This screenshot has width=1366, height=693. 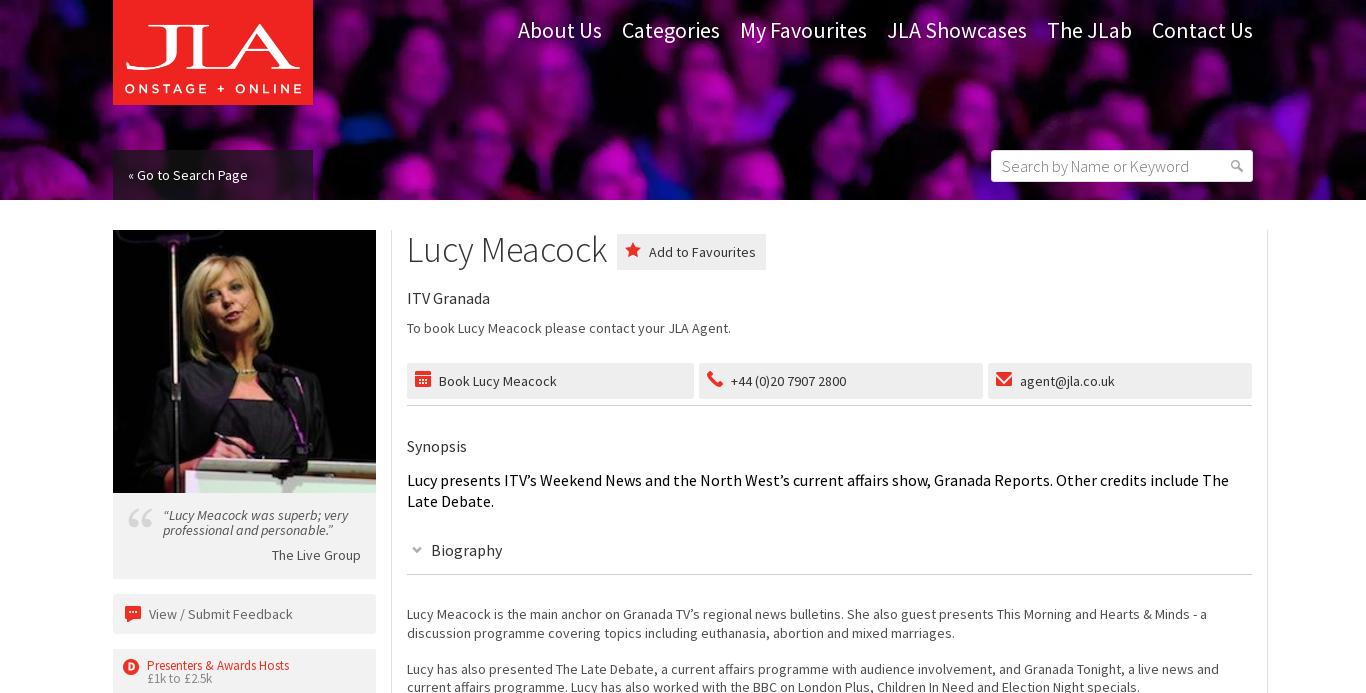 What do you see at coordinates (1065, 378) in the screenshot?
I see `'agent@jla.co.uk'` at bounding box center [1065, 378].